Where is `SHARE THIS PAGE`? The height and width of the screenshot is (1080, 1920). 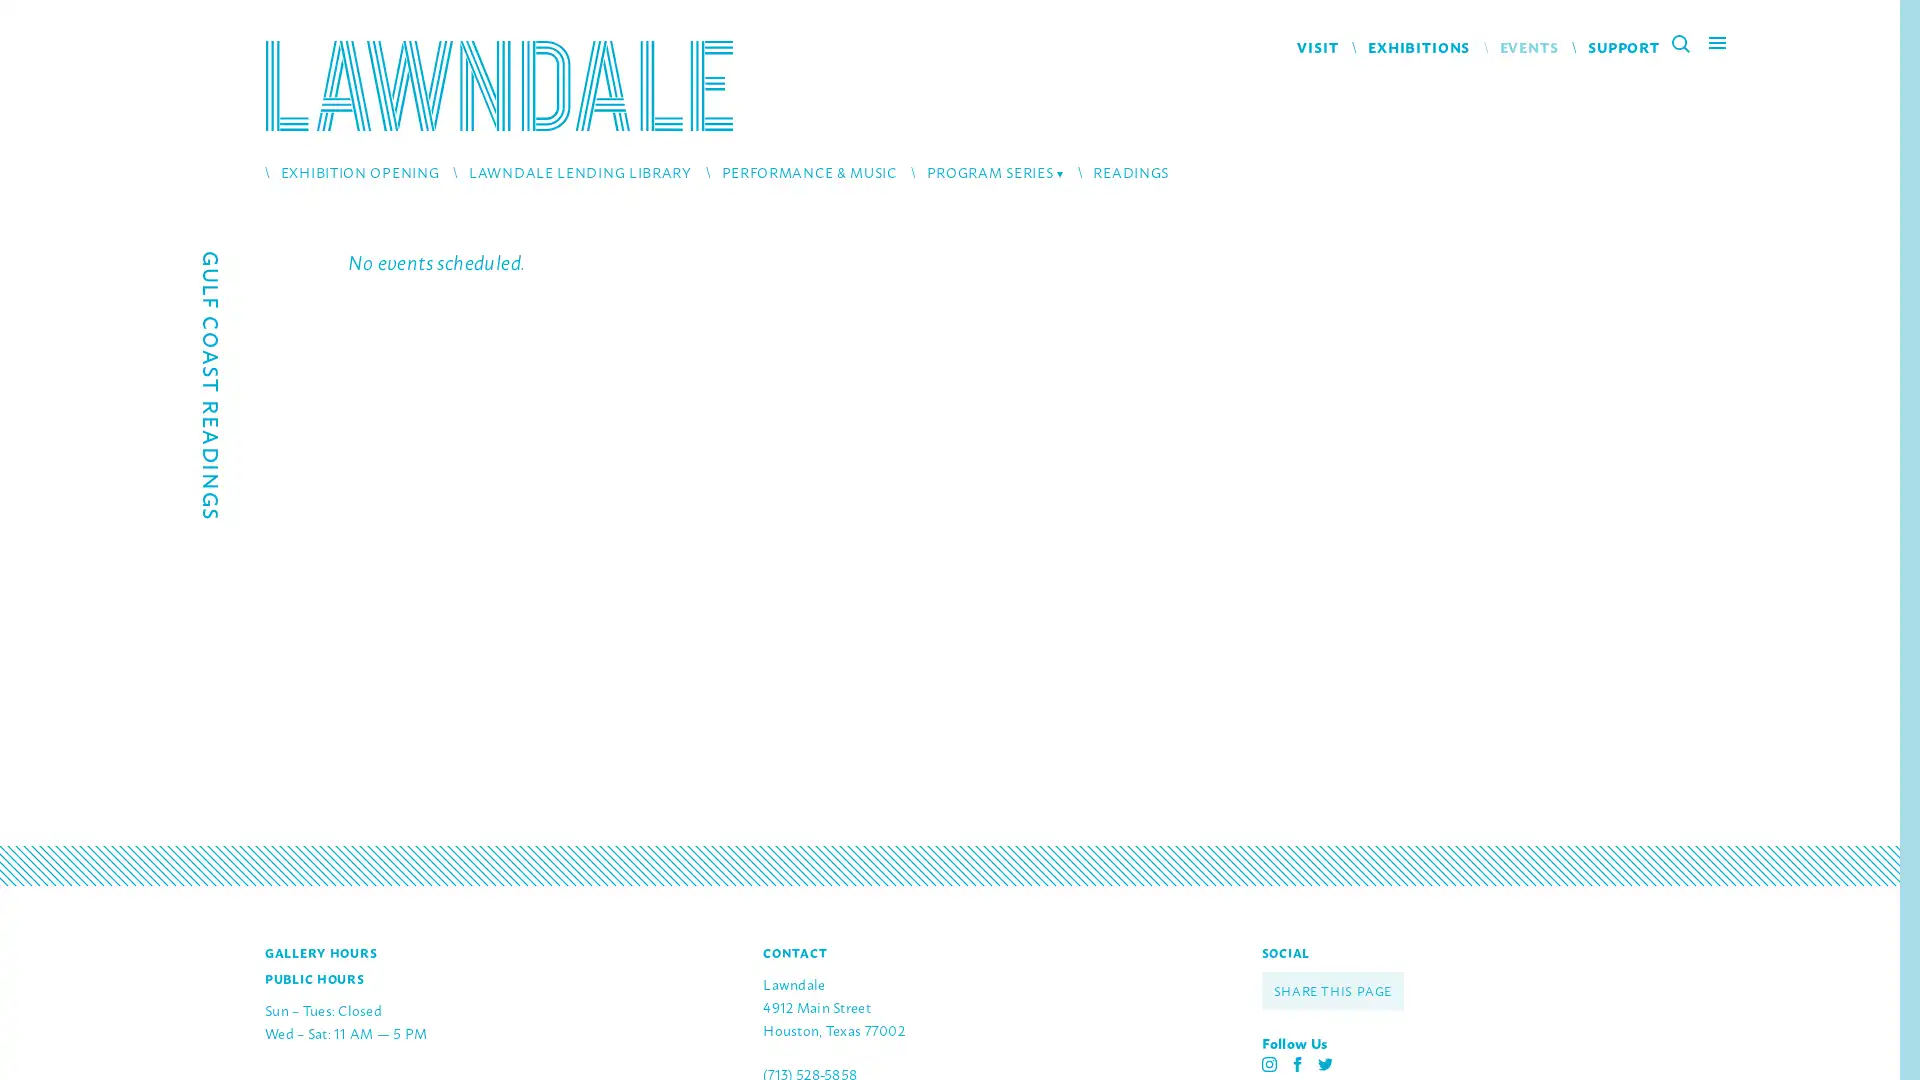
SHARE THIS PAGE is located at coordinates (1337, 991).